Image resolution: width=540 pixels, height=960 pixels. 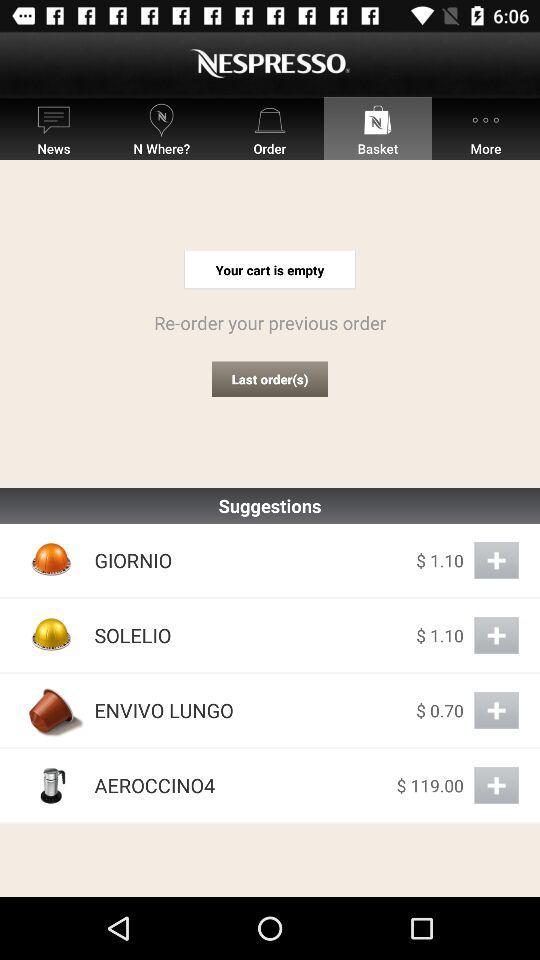 I want to click on the image beside envivo lungo, so click(x=52, y=710).